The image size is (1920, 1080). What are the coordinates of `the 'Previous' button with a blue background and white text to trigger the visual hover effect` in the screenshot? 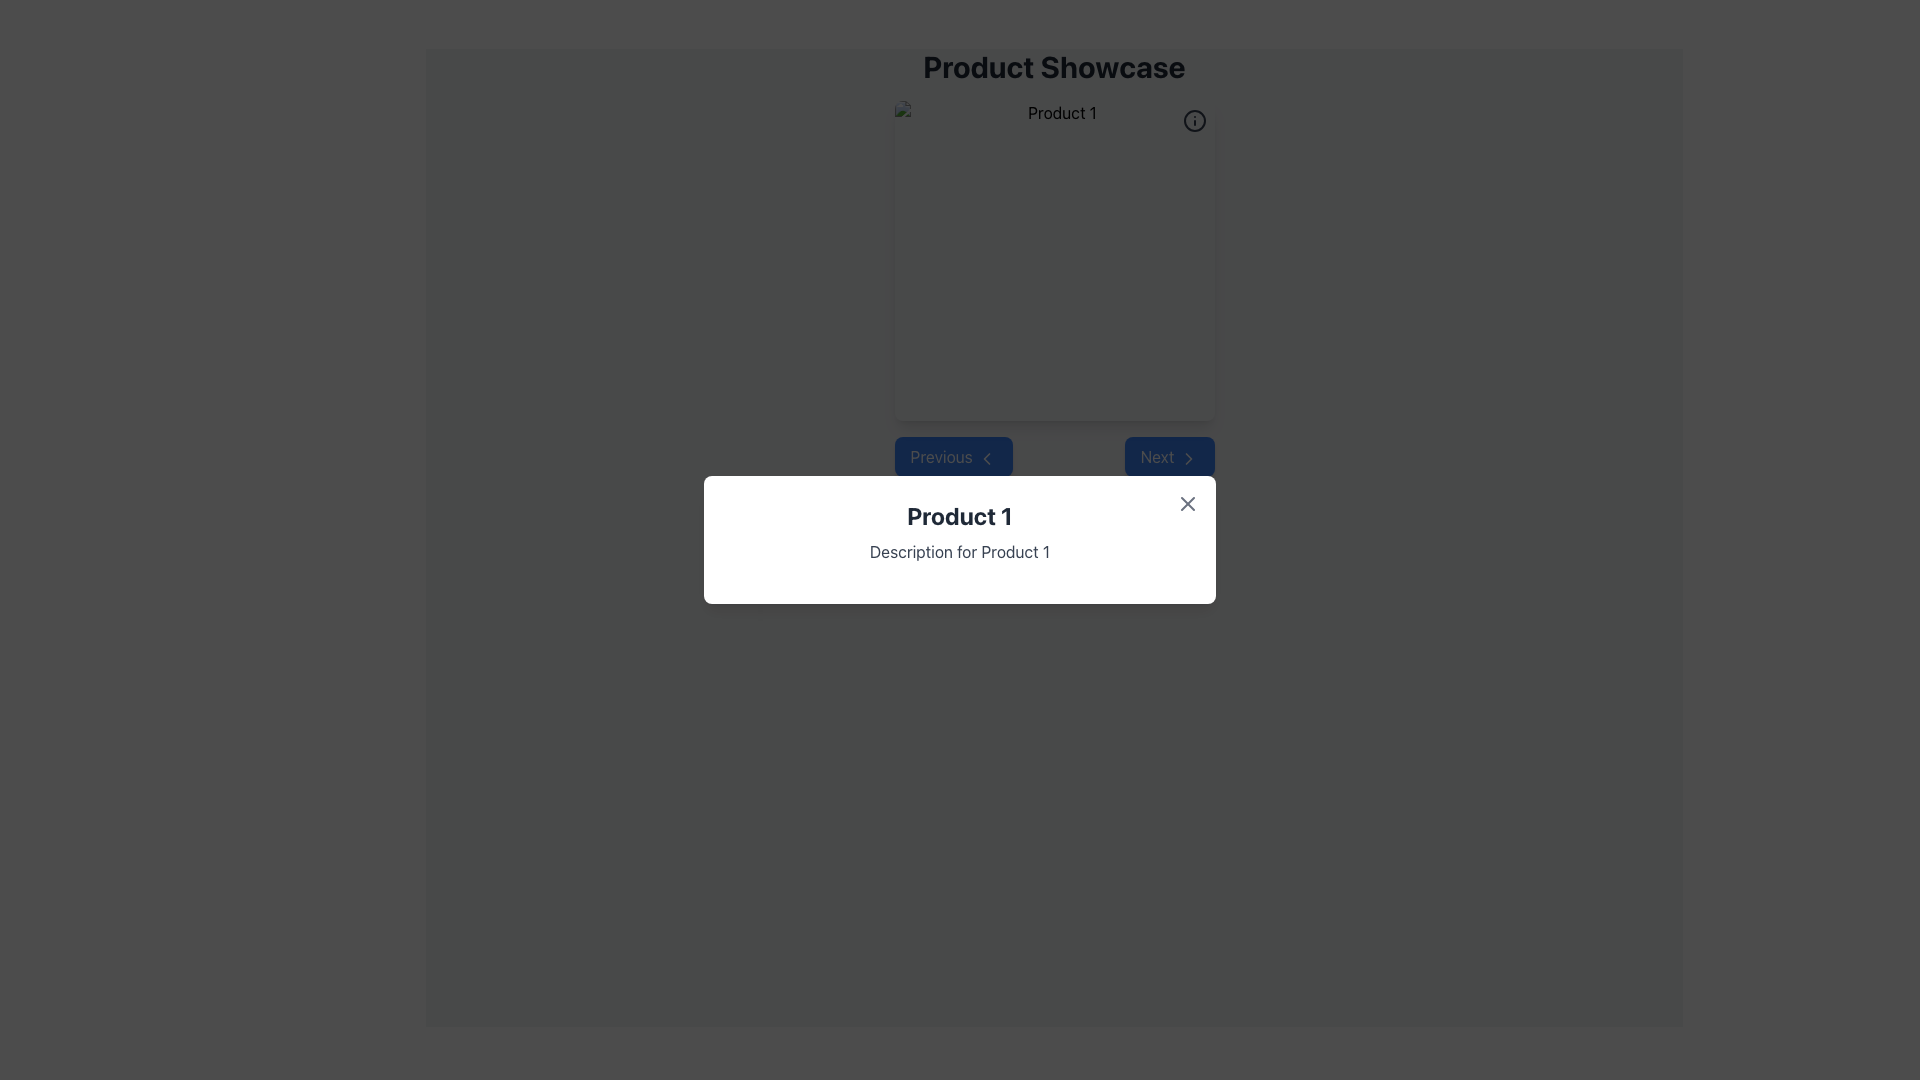 It's located at (952, 456).